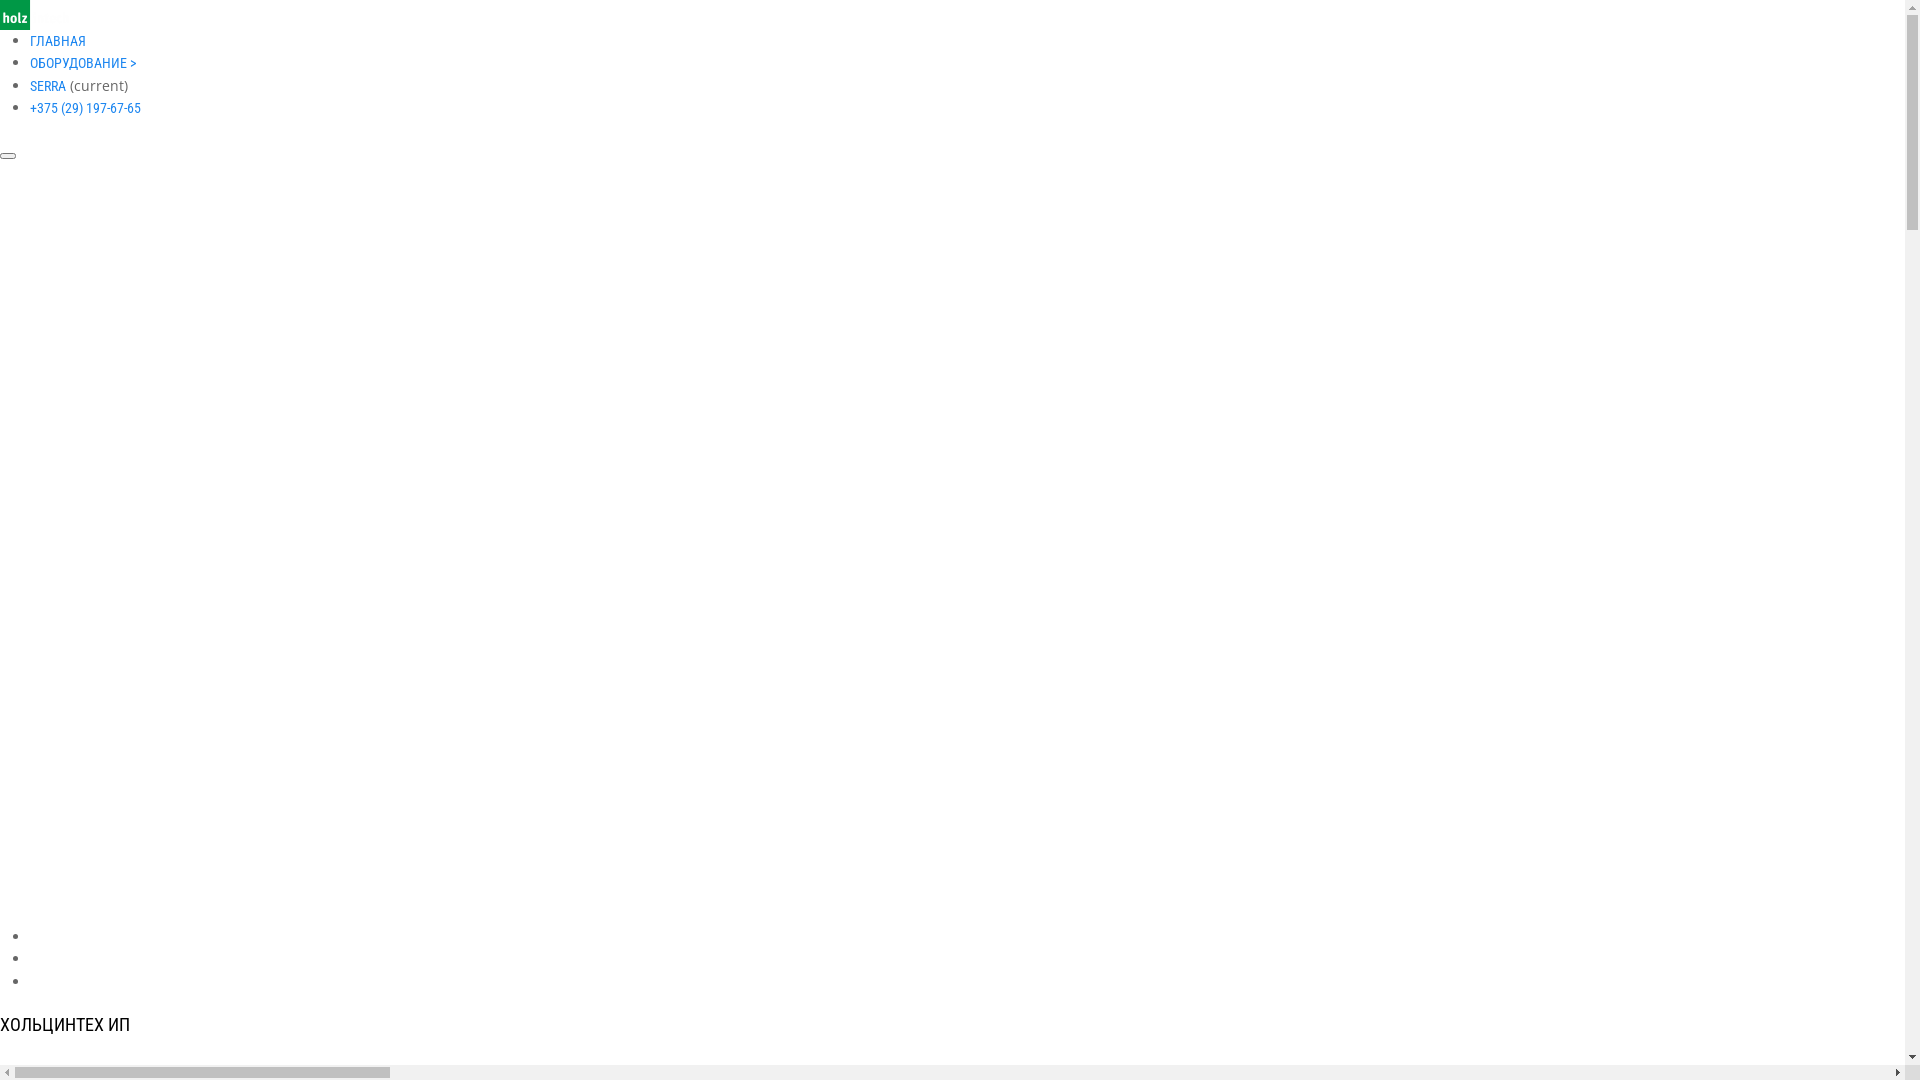 This screenshot has width=1920, height=1080. I want to click on '+375 (29) 197-67-65', so click(84, 108).